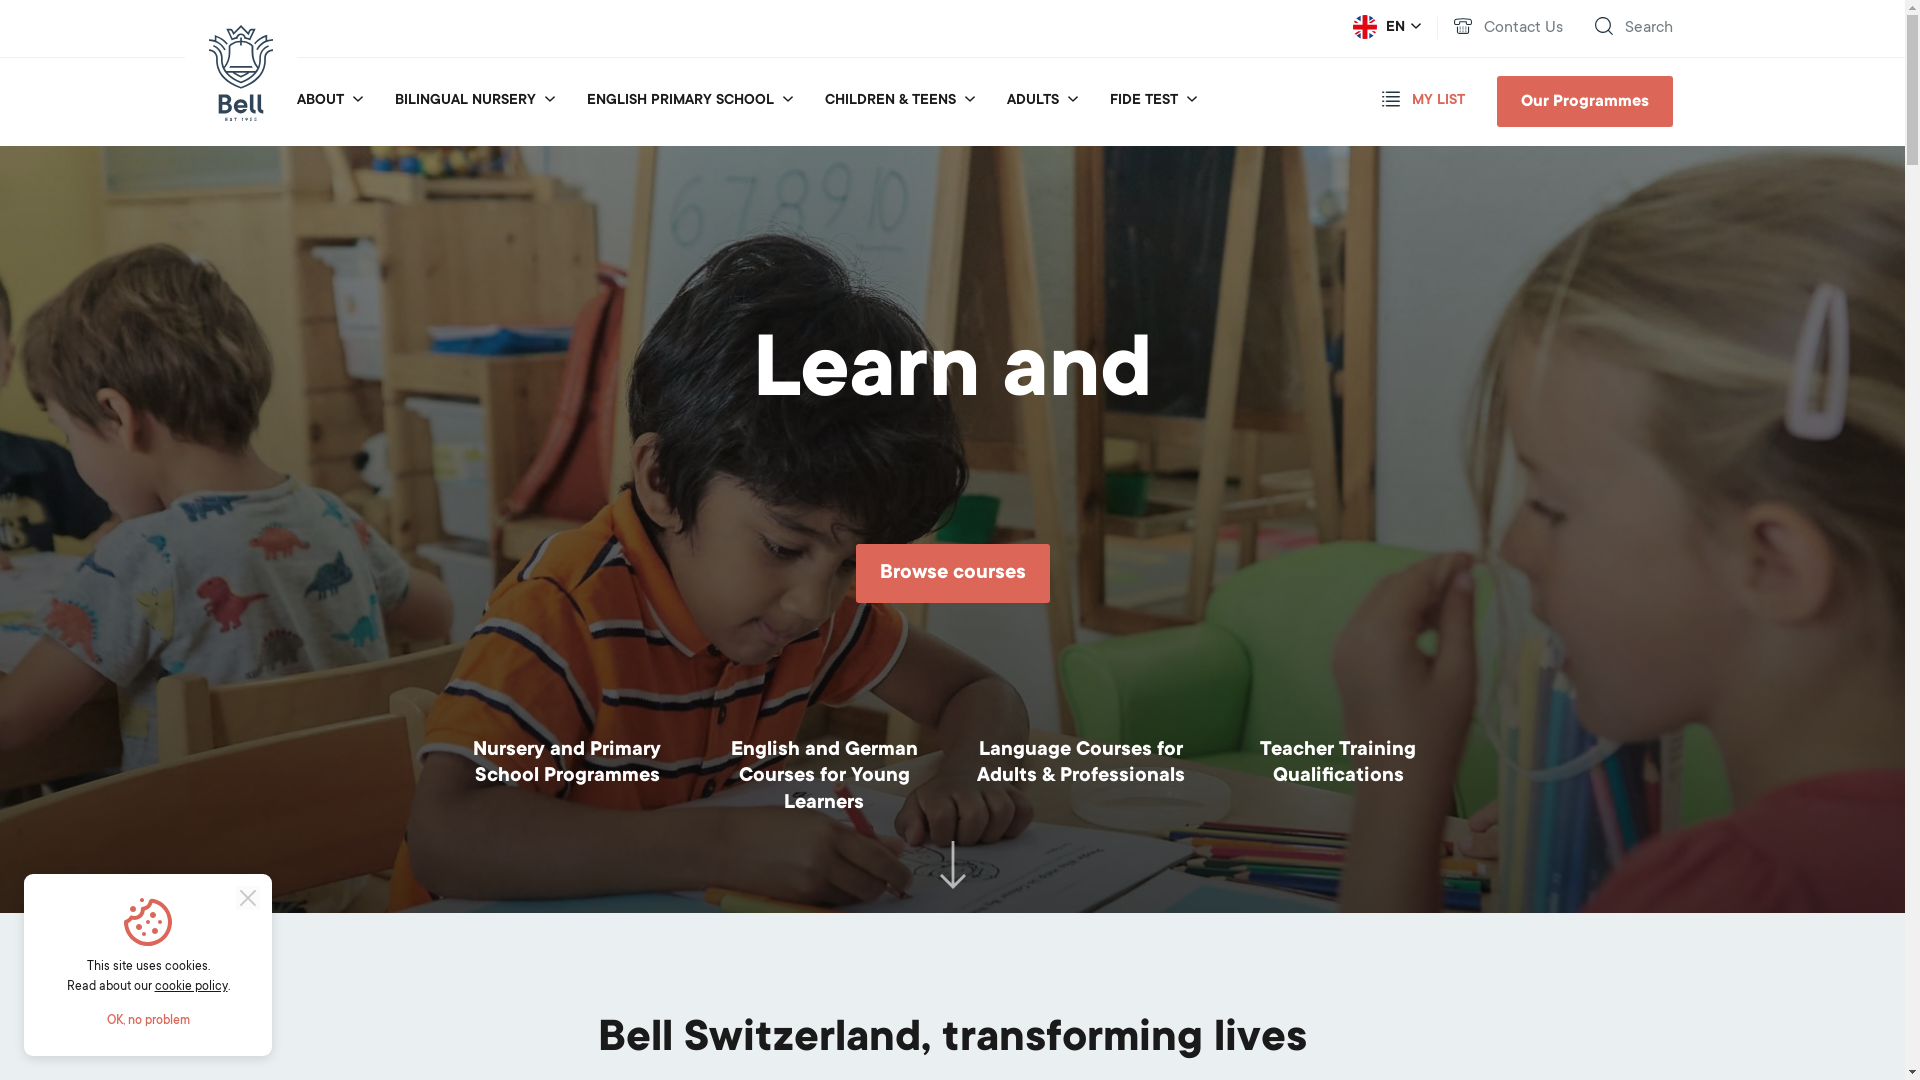  What do you see at coordinates (1583, 101) in the screenshot?
I see `'Our Programmes'` at bounding box center [1583, 101].